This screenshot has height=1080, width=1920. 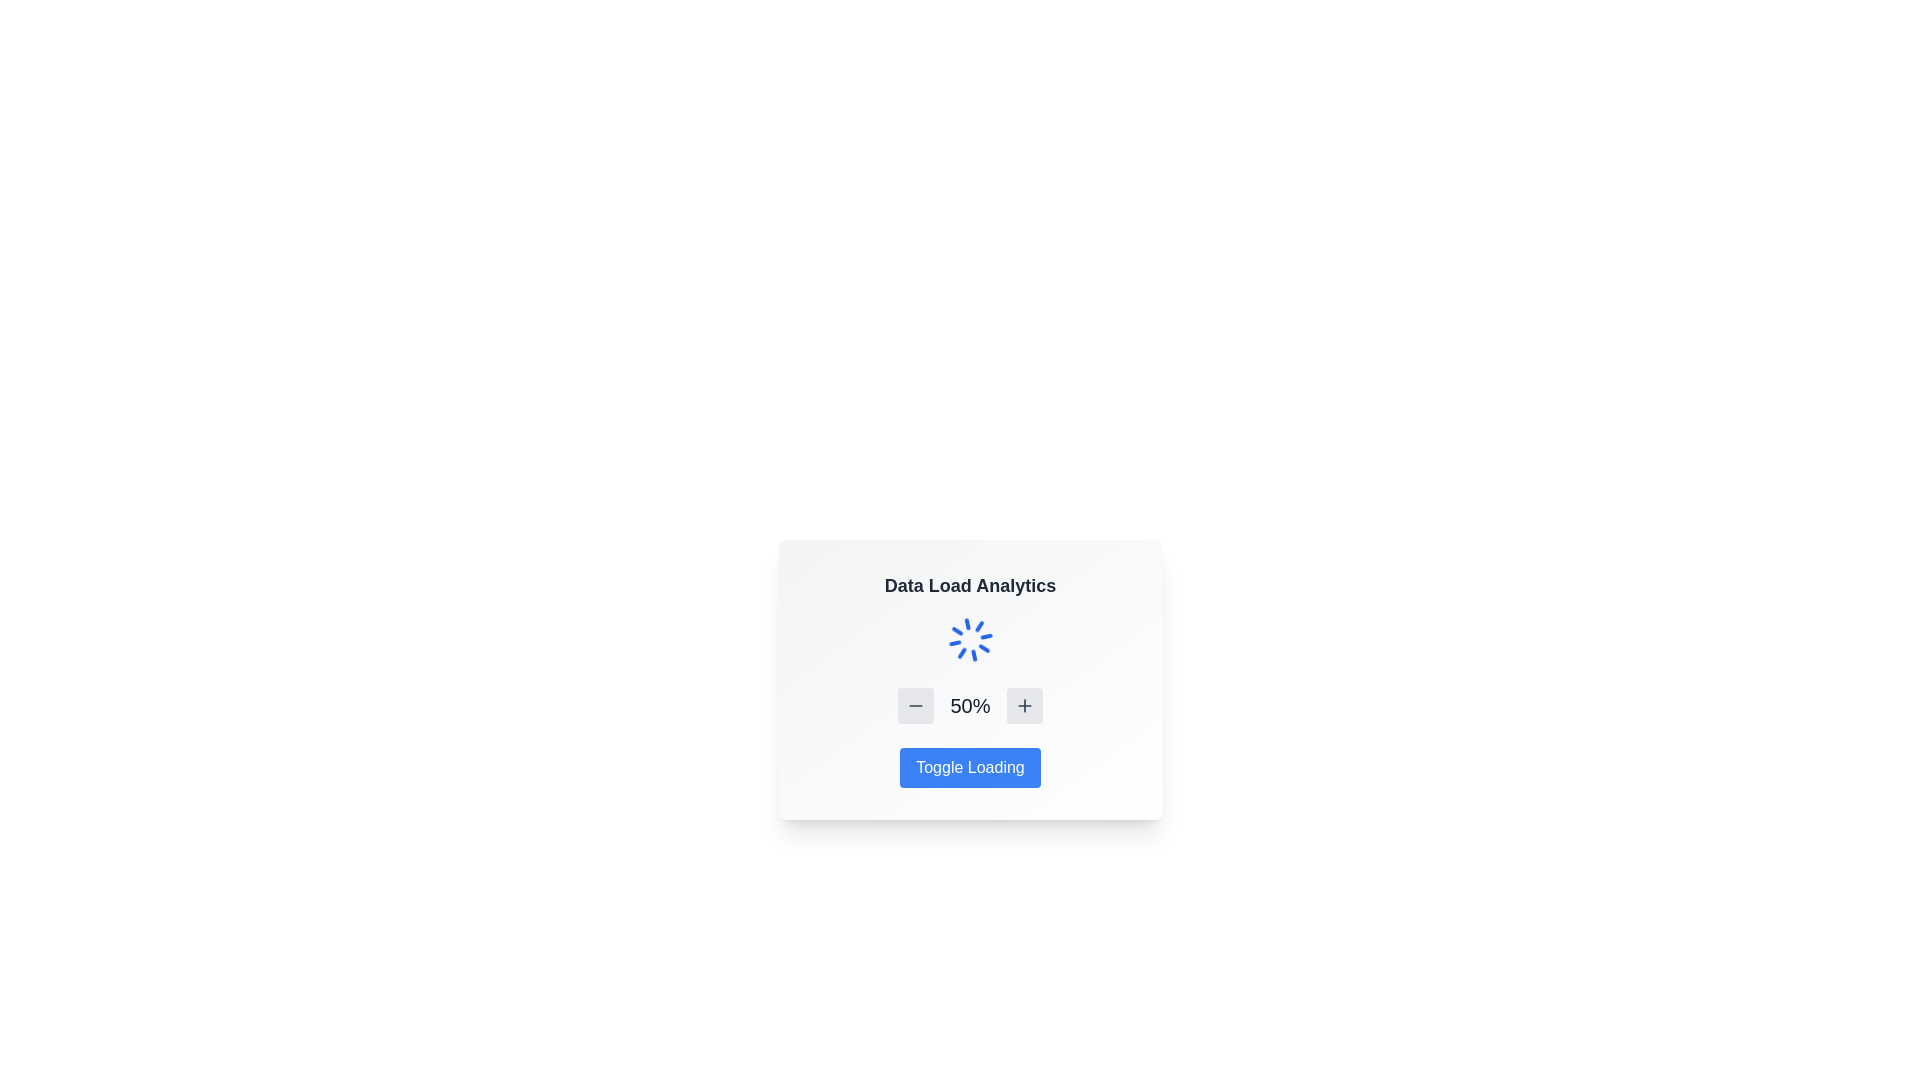 What do you see at coordinates (970, 704) in the screenshot?
I see `the read-only percentage value label located centrally in the horizontal group of decrement and increment controls, which is aligned with the 'Data Load Analytics' section` at bounding box center [970, 704].